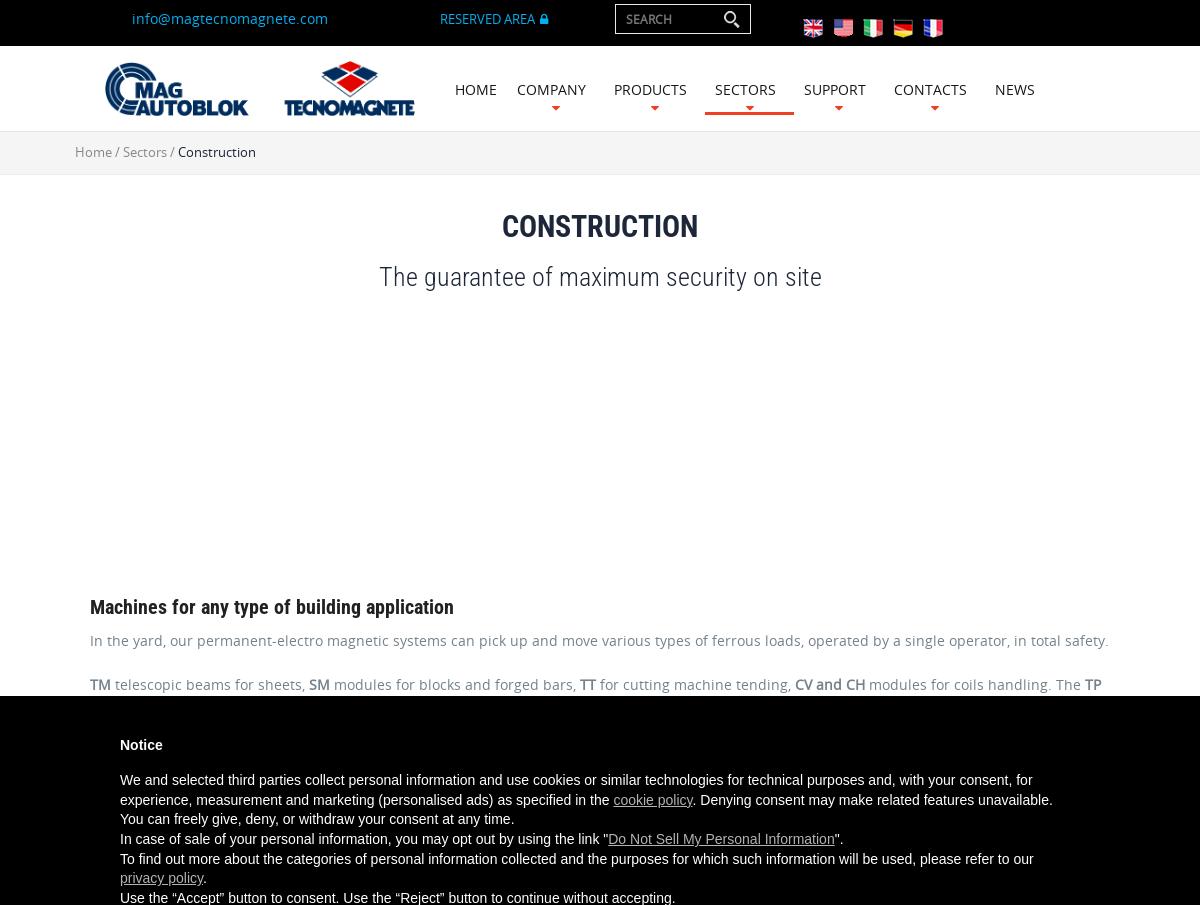 The image size is (1200, 905). I want to click on 'modules present a polar conformation designed for the pickup and the rotation of “H” and “L” profiles.', so click(435, 709).